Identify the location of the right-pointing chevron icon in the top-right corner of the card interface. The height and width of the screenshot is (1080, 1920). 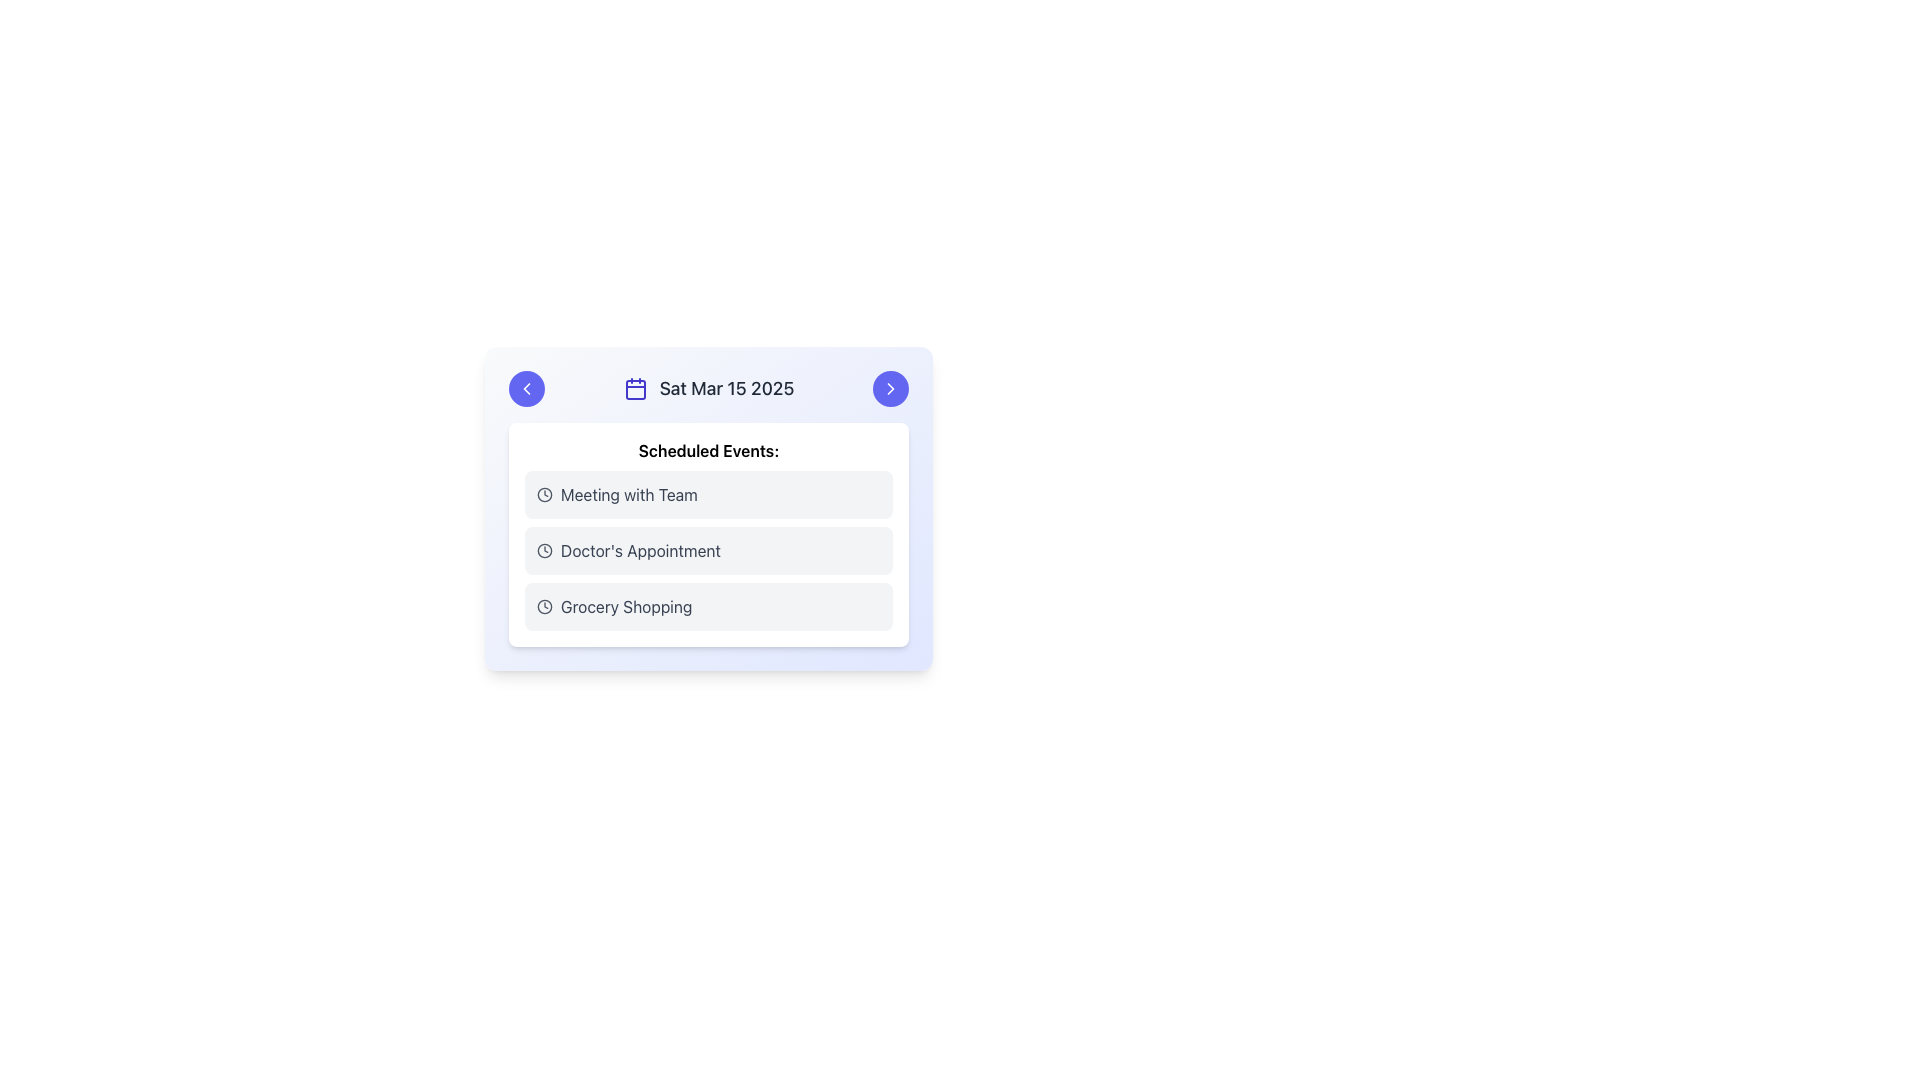
(890, 389).